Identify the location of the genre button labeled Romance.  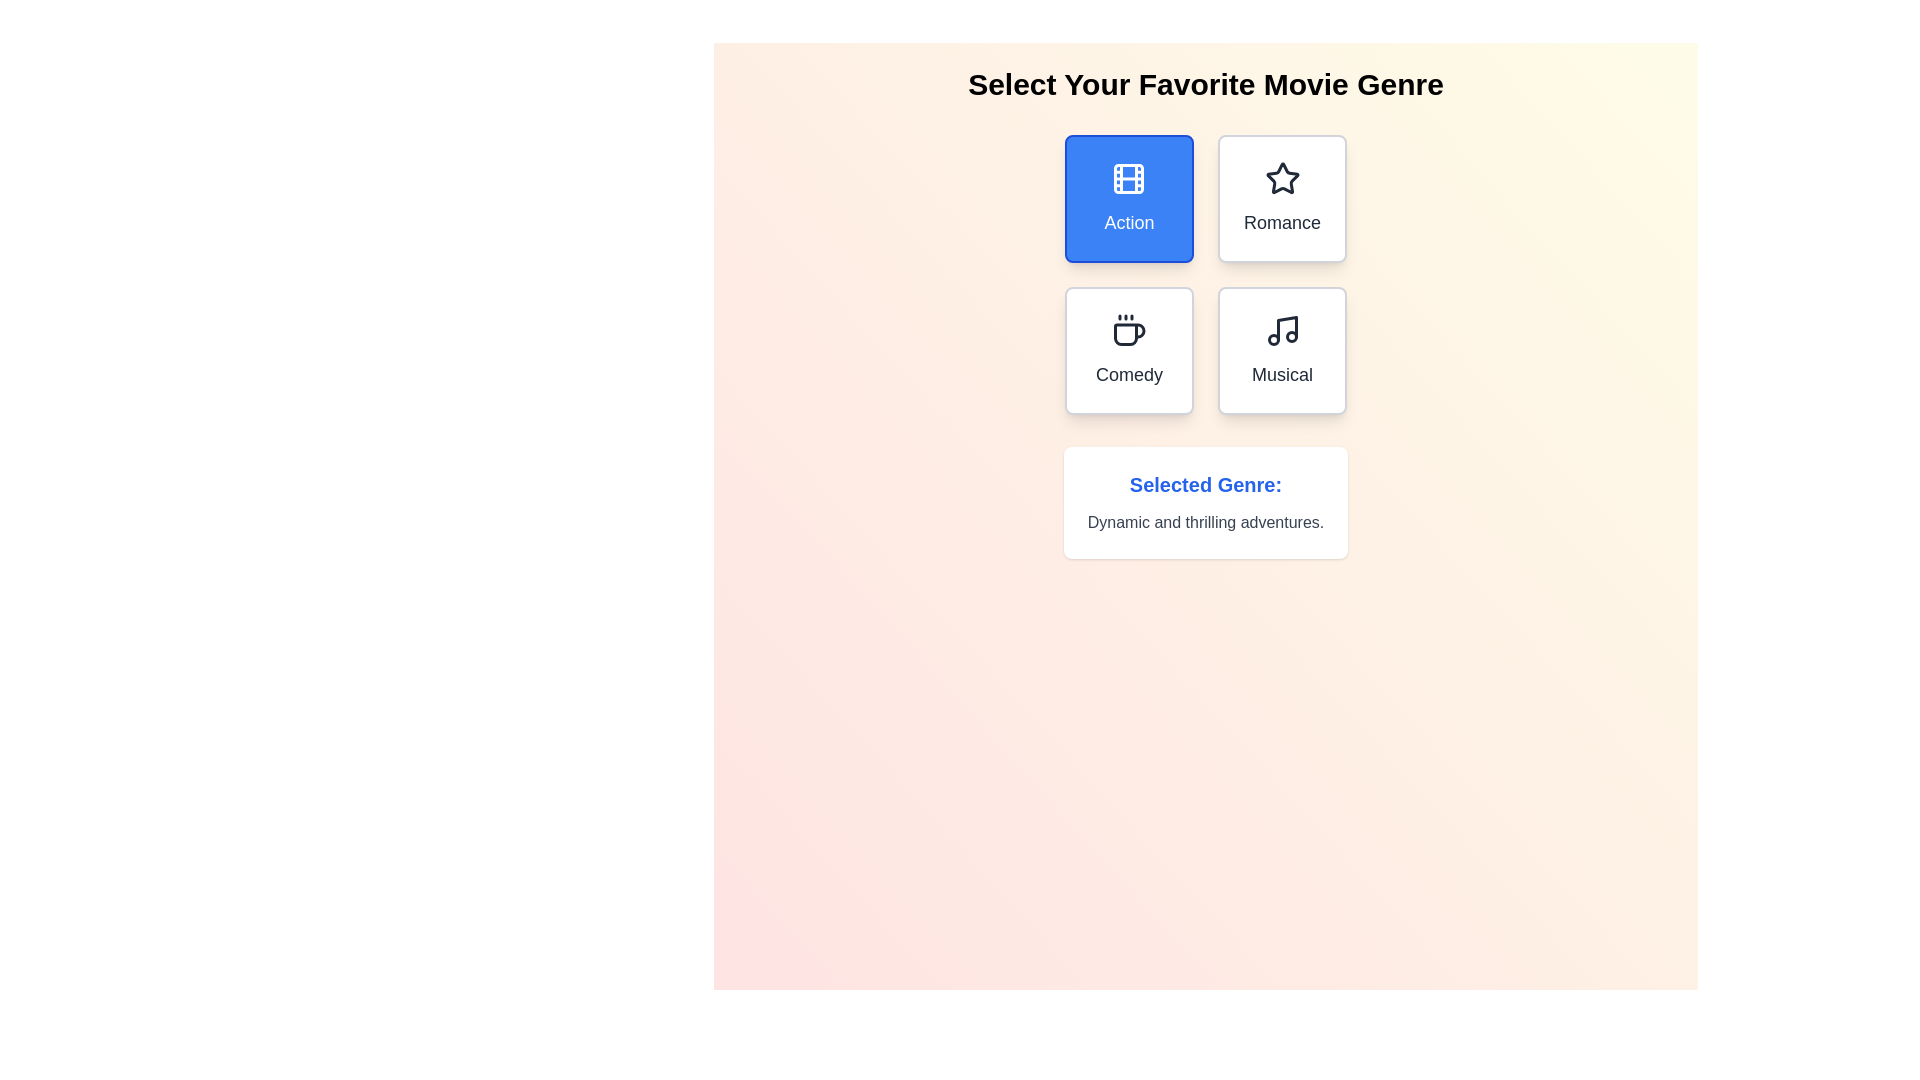
(1281, 199).